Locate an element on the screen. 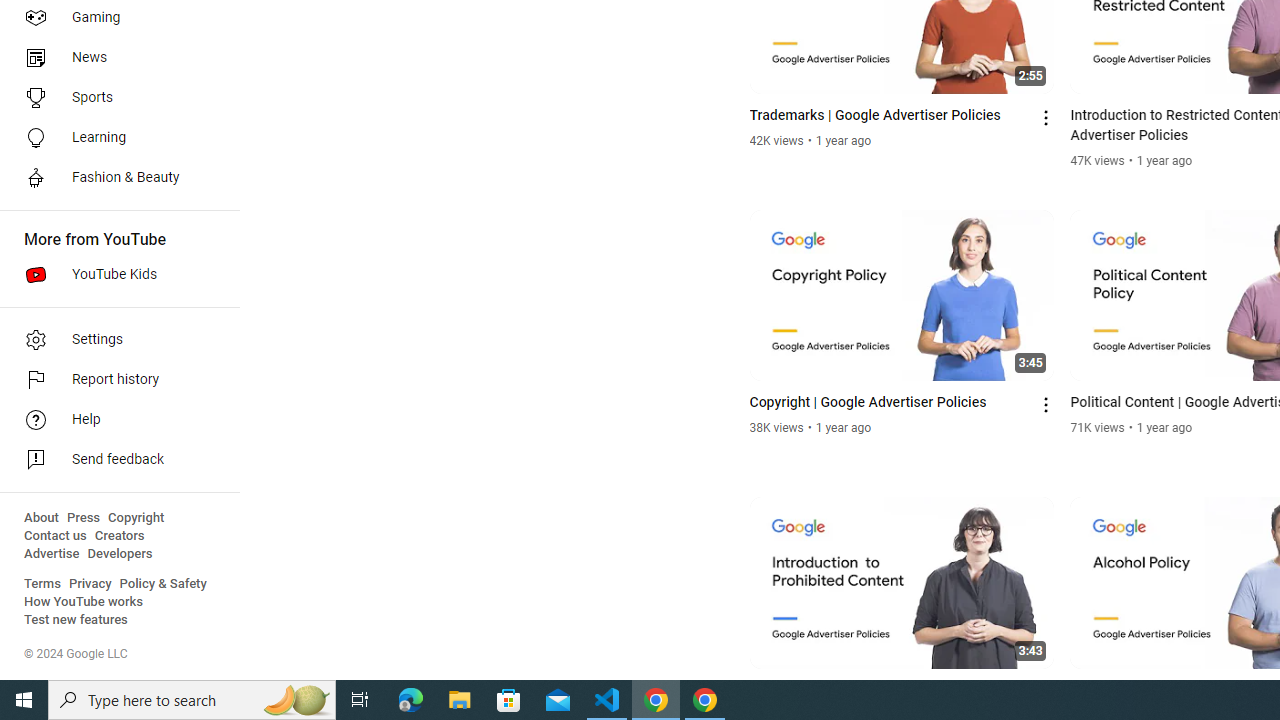 The height and width of the screenshot is (720, 1280). 'Report history' is located at coordinates (112, 380).